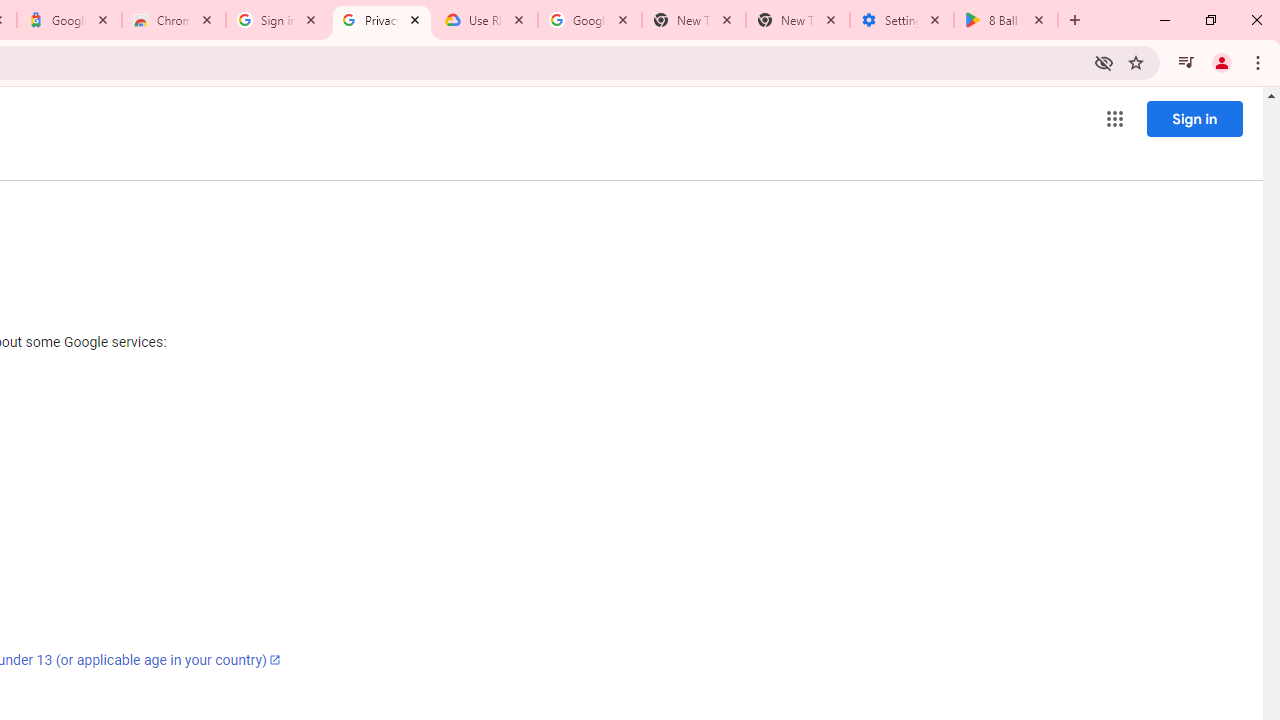  I want to click on 'Chrome Web Store - Color themes by Chrome', so click(174, 20).